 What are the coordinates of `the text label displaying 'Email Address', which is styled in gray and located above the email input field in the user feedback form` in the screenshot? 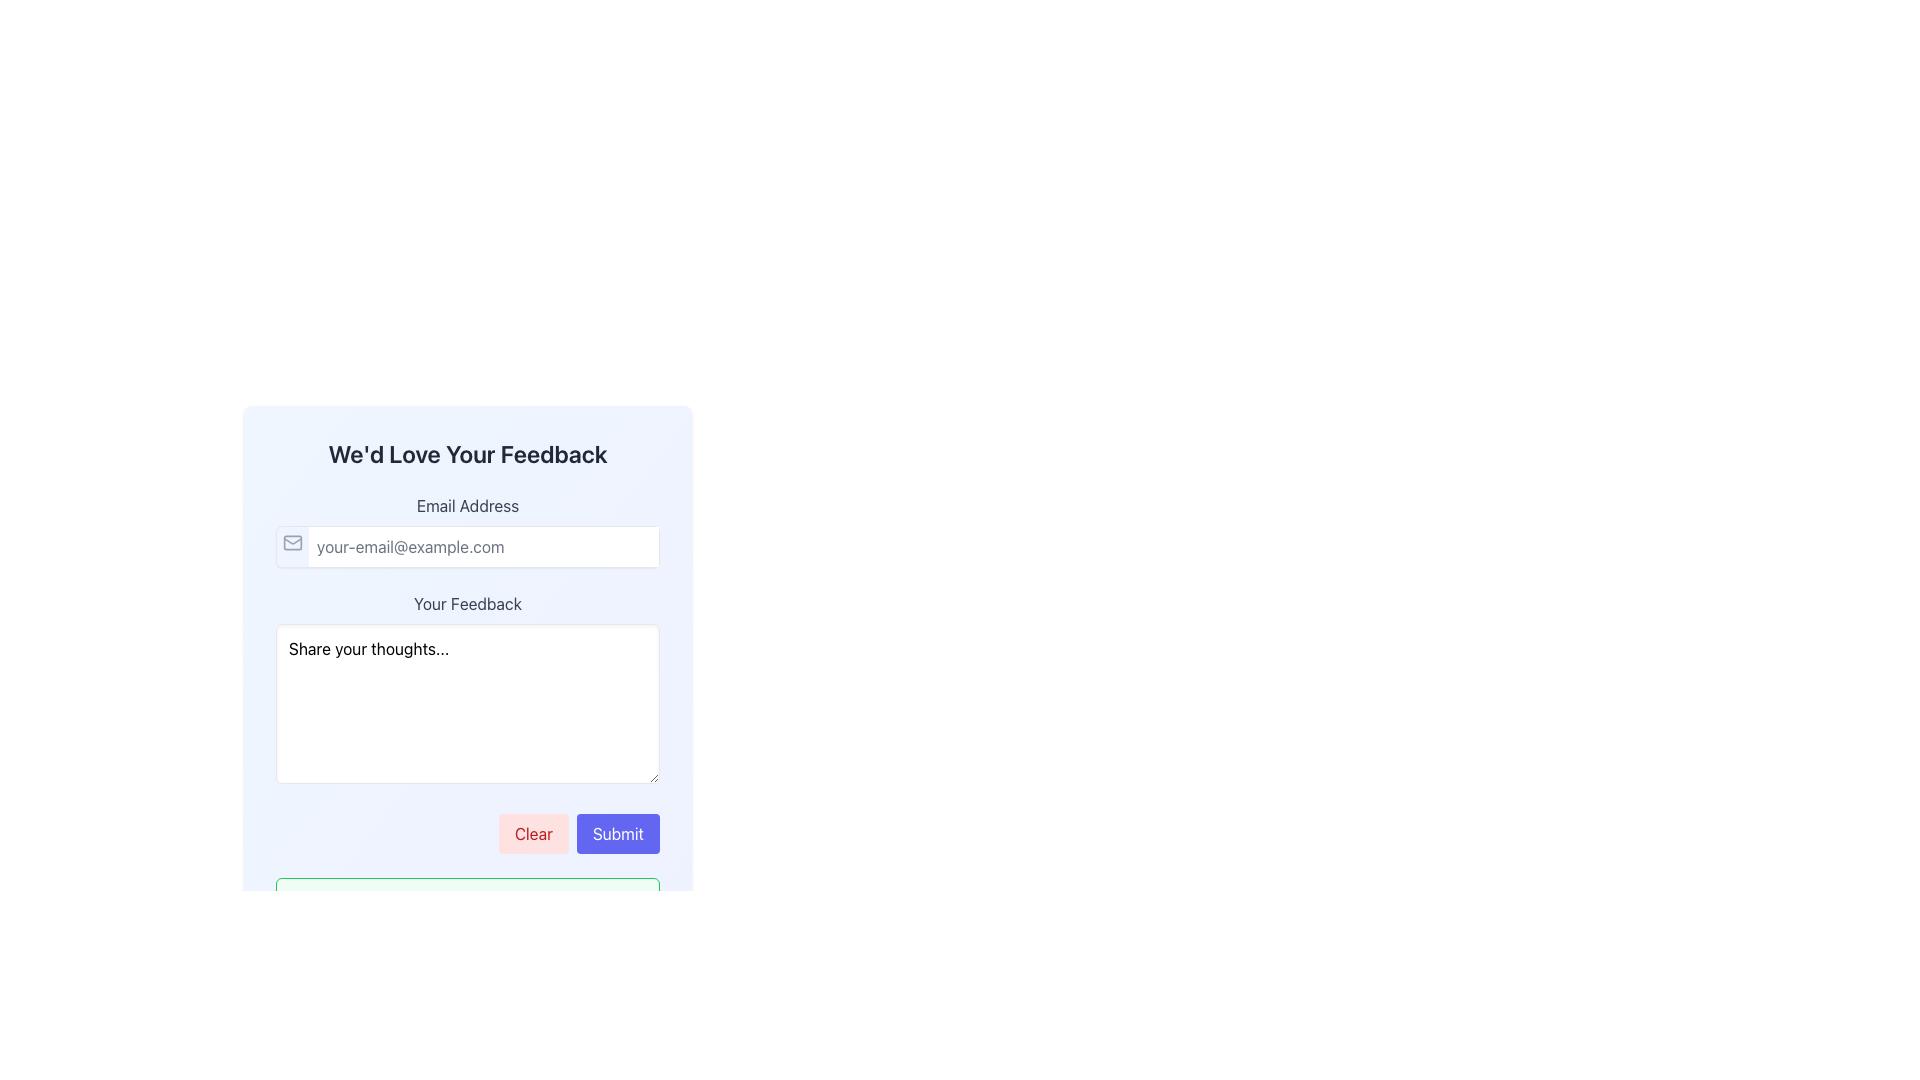 It's located at (466, 504).